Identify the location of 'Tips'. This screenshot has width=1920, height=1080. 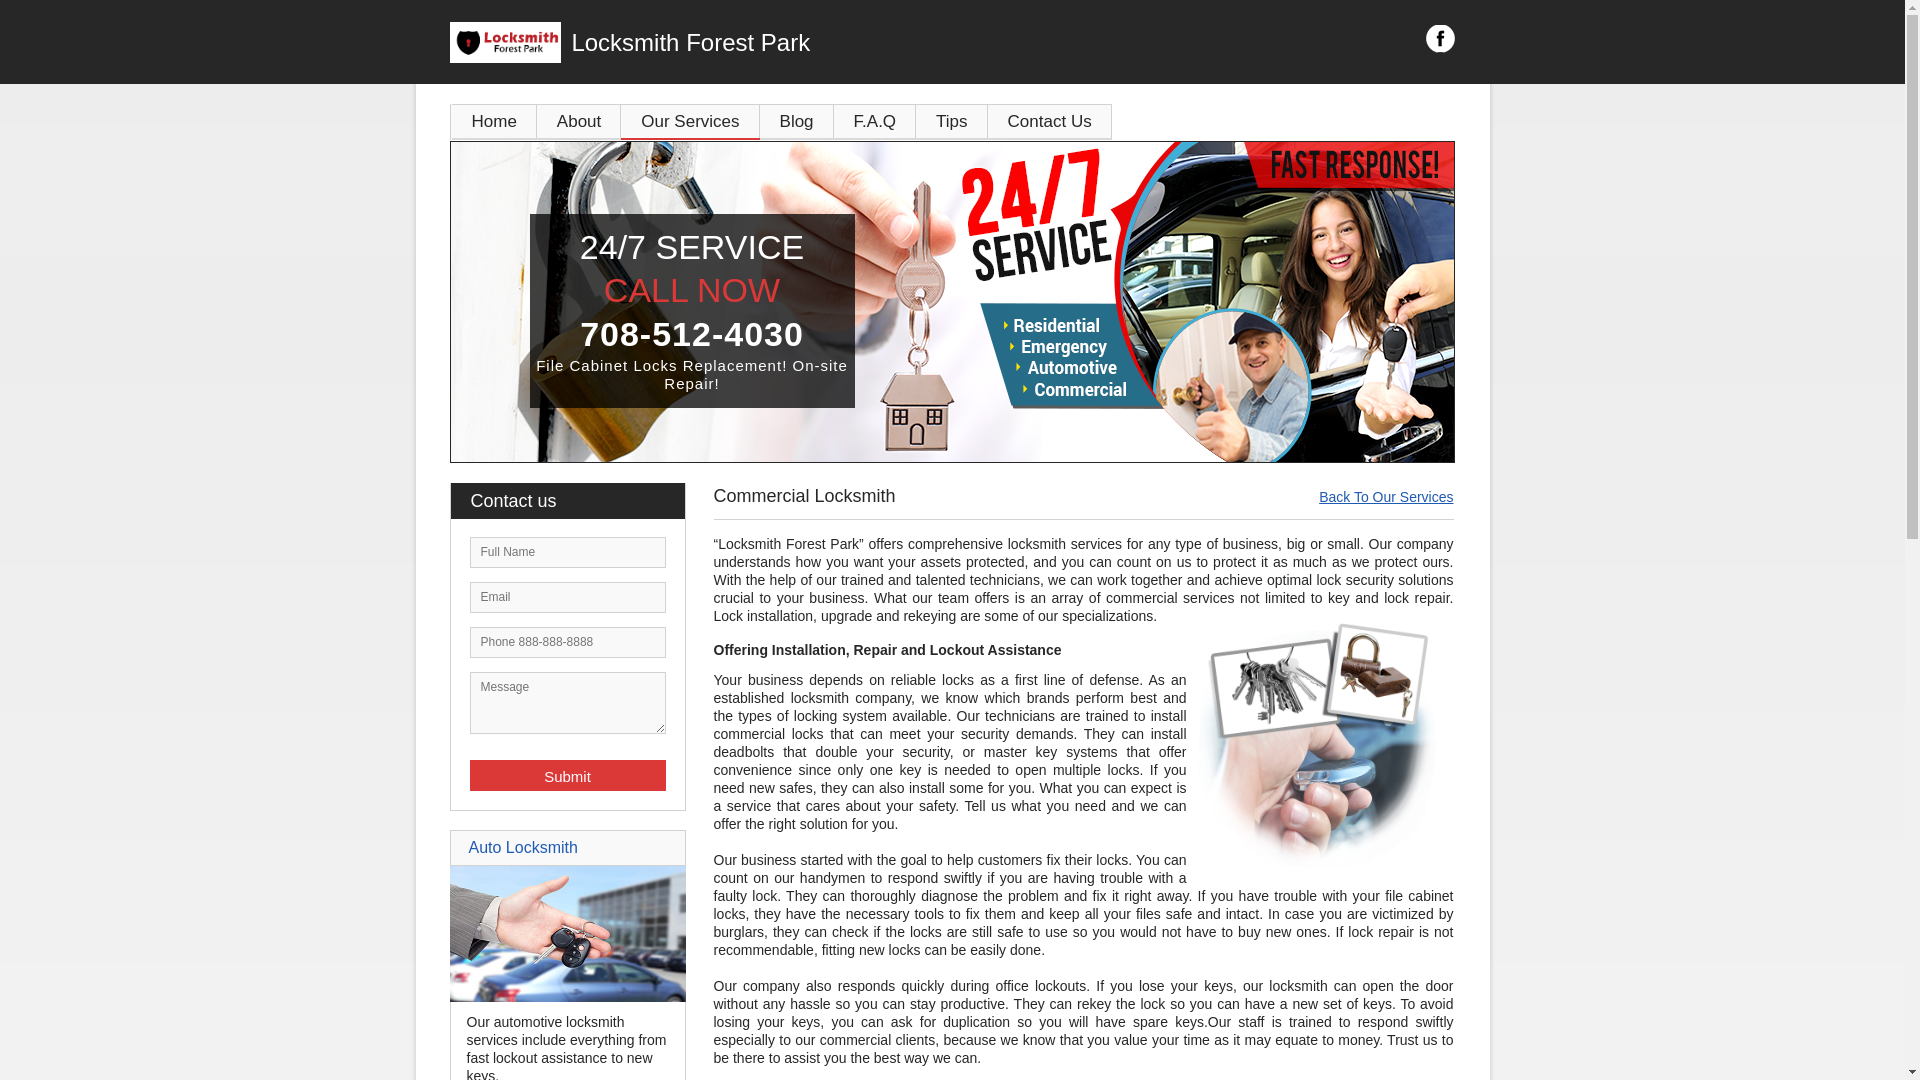
(950, 121).